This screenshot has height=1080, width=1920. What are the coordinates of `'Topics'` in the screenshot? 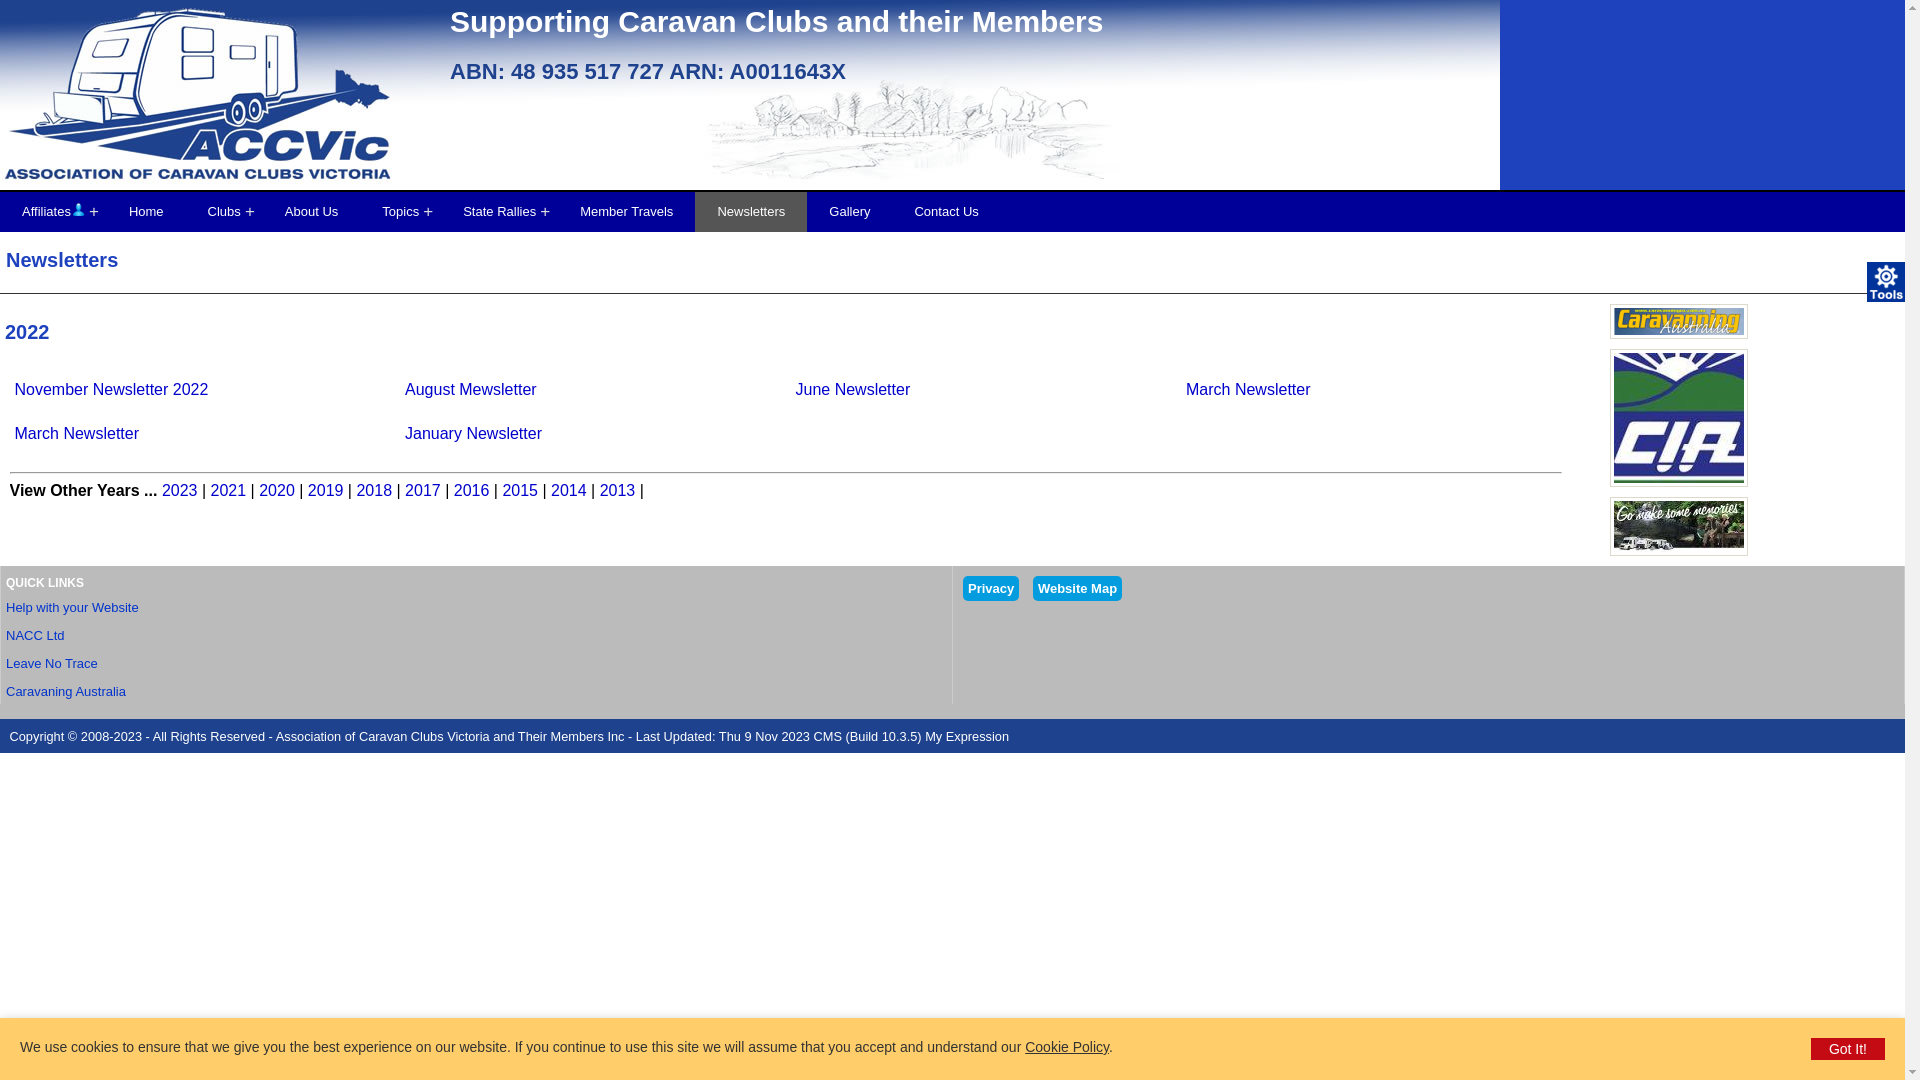 It's located at (400, 212).